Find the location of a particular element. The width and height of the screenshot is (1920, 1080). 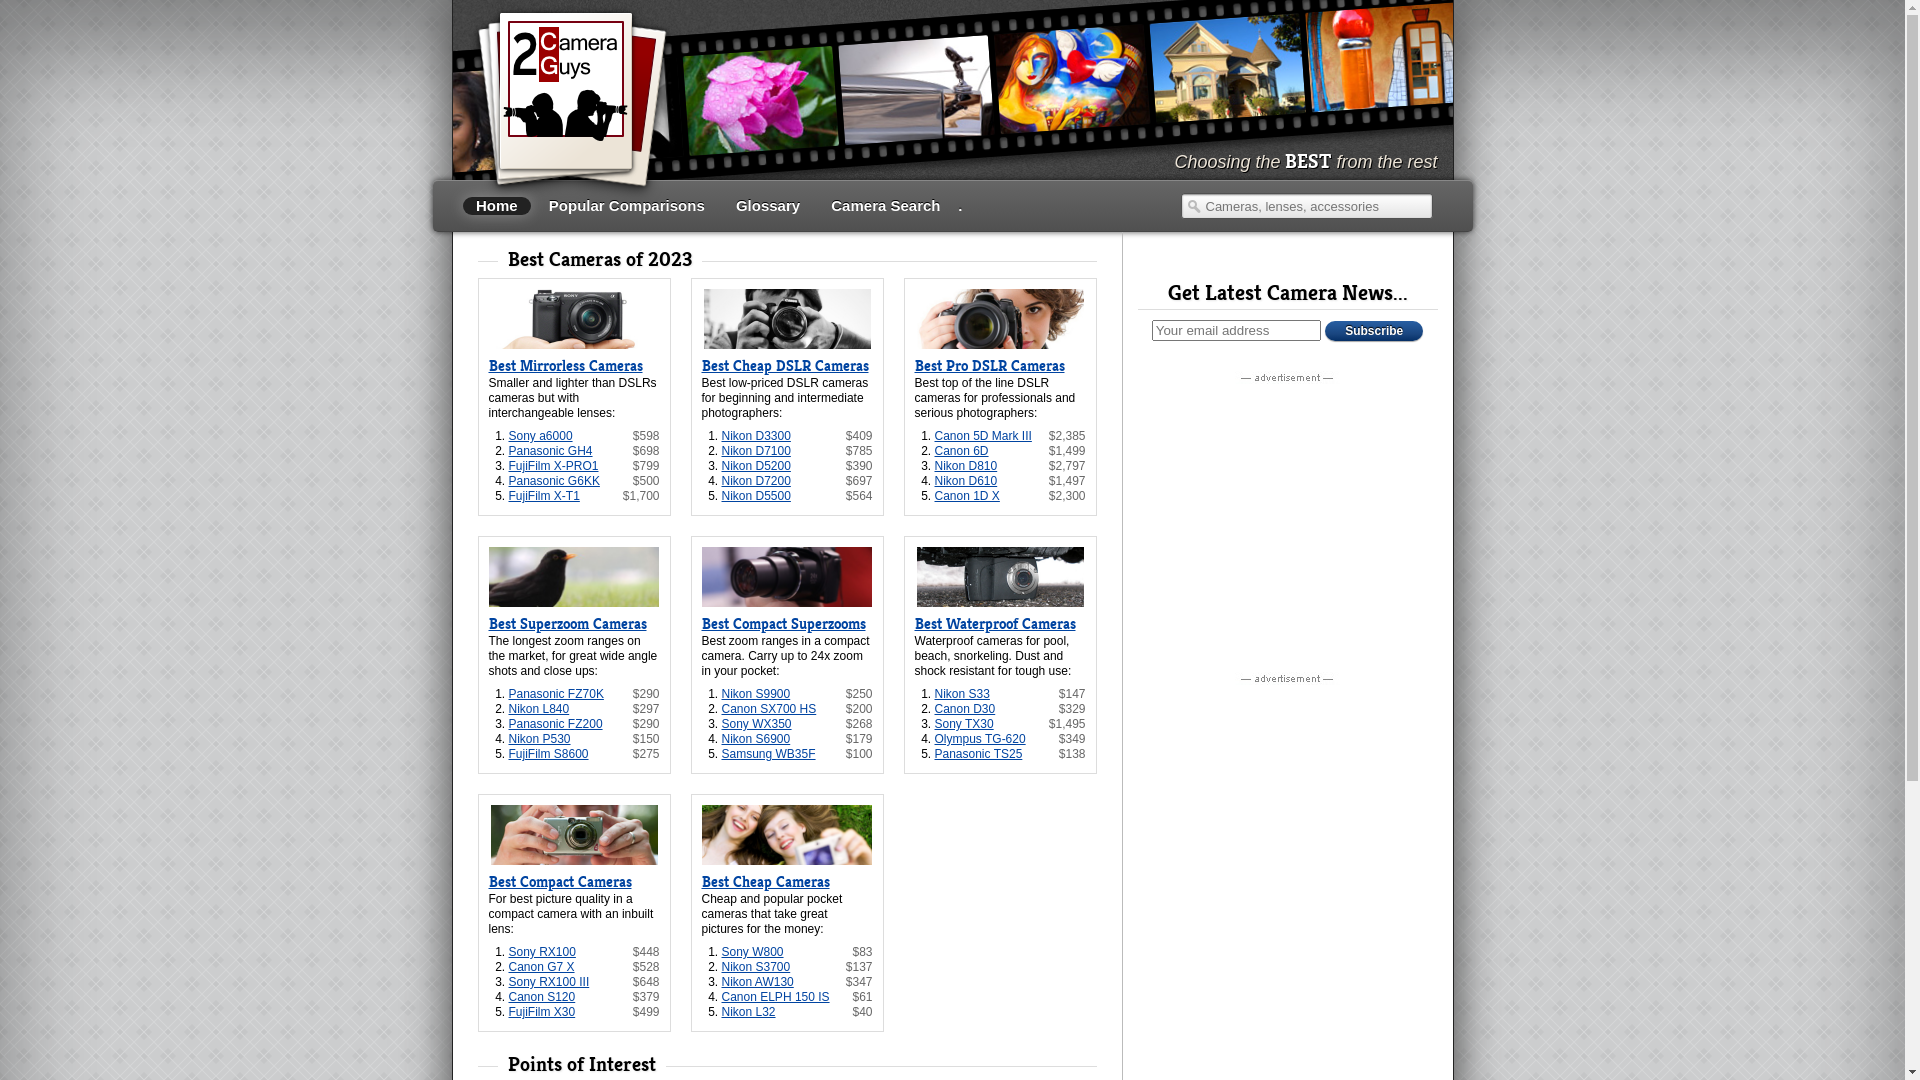

'Sony RX100' is located at coordinates (541, 951).